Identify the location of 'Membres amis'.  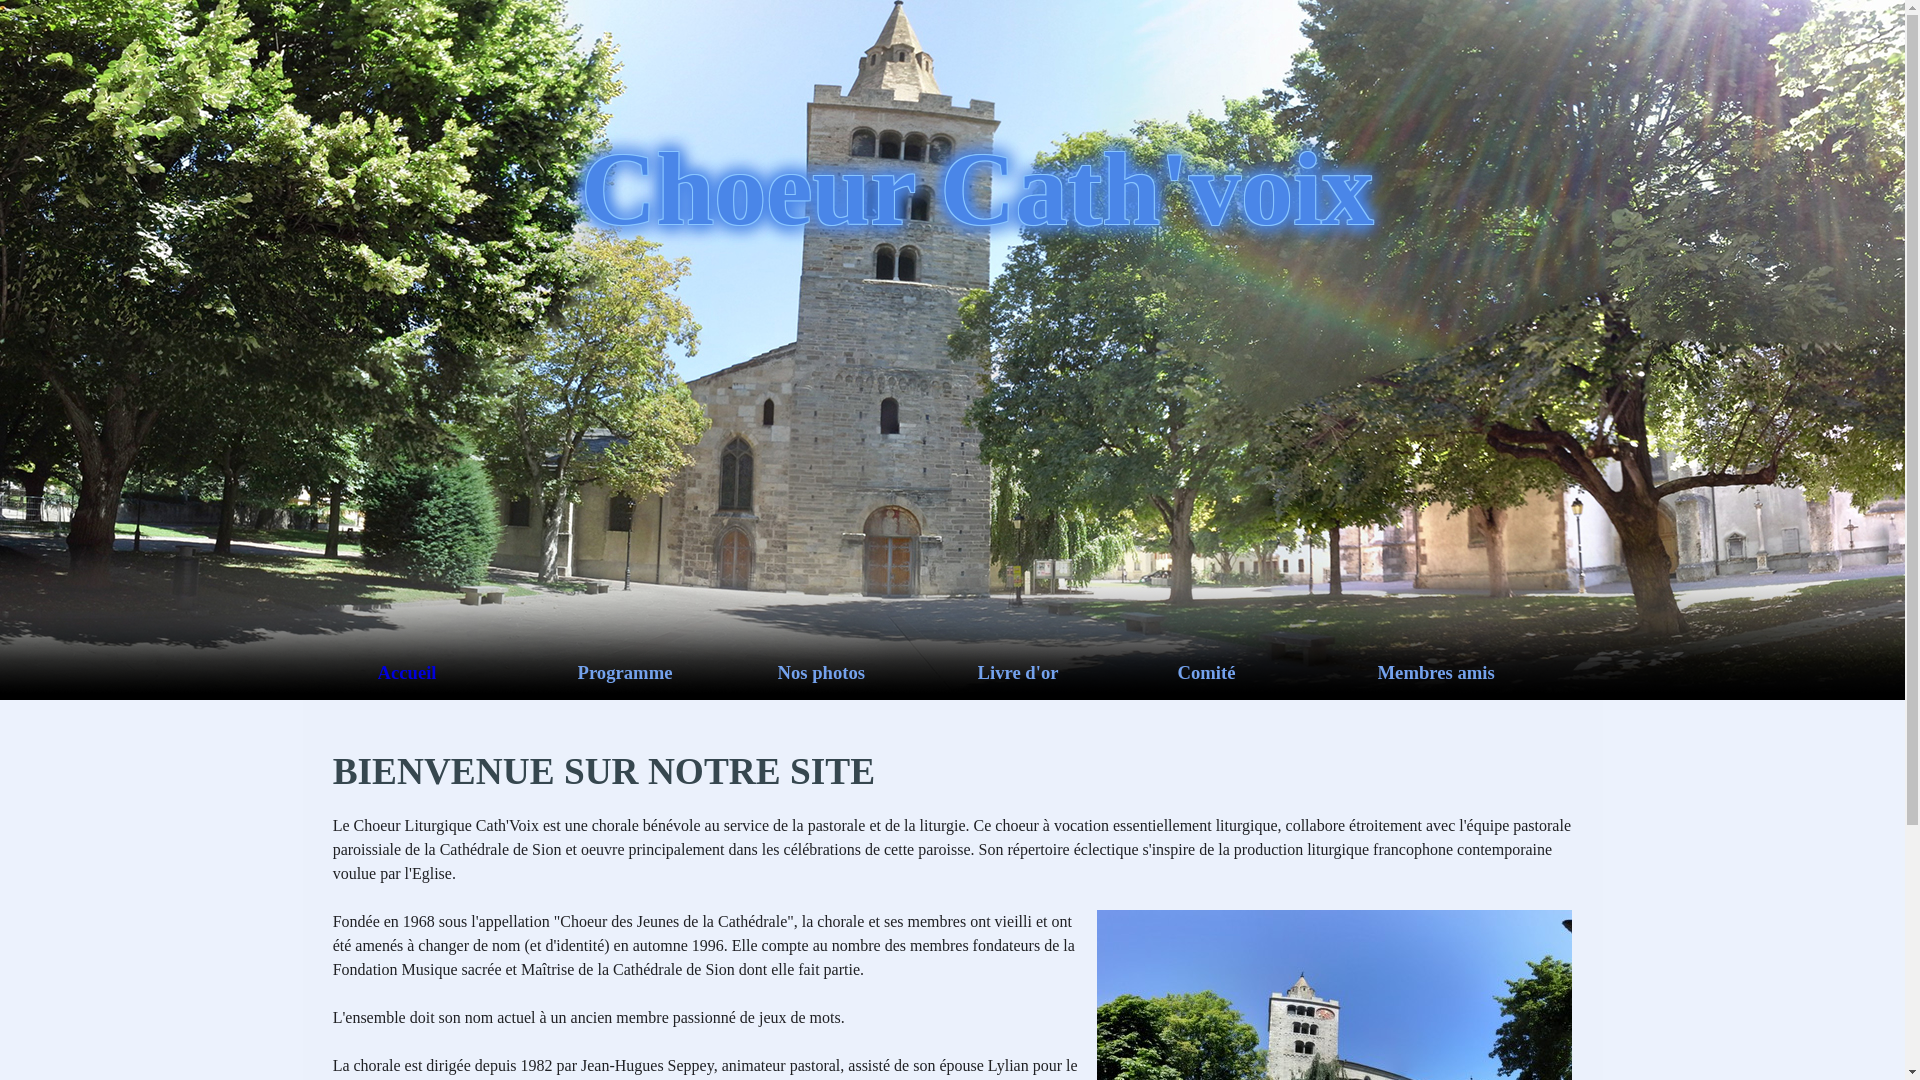
(1478, 672).